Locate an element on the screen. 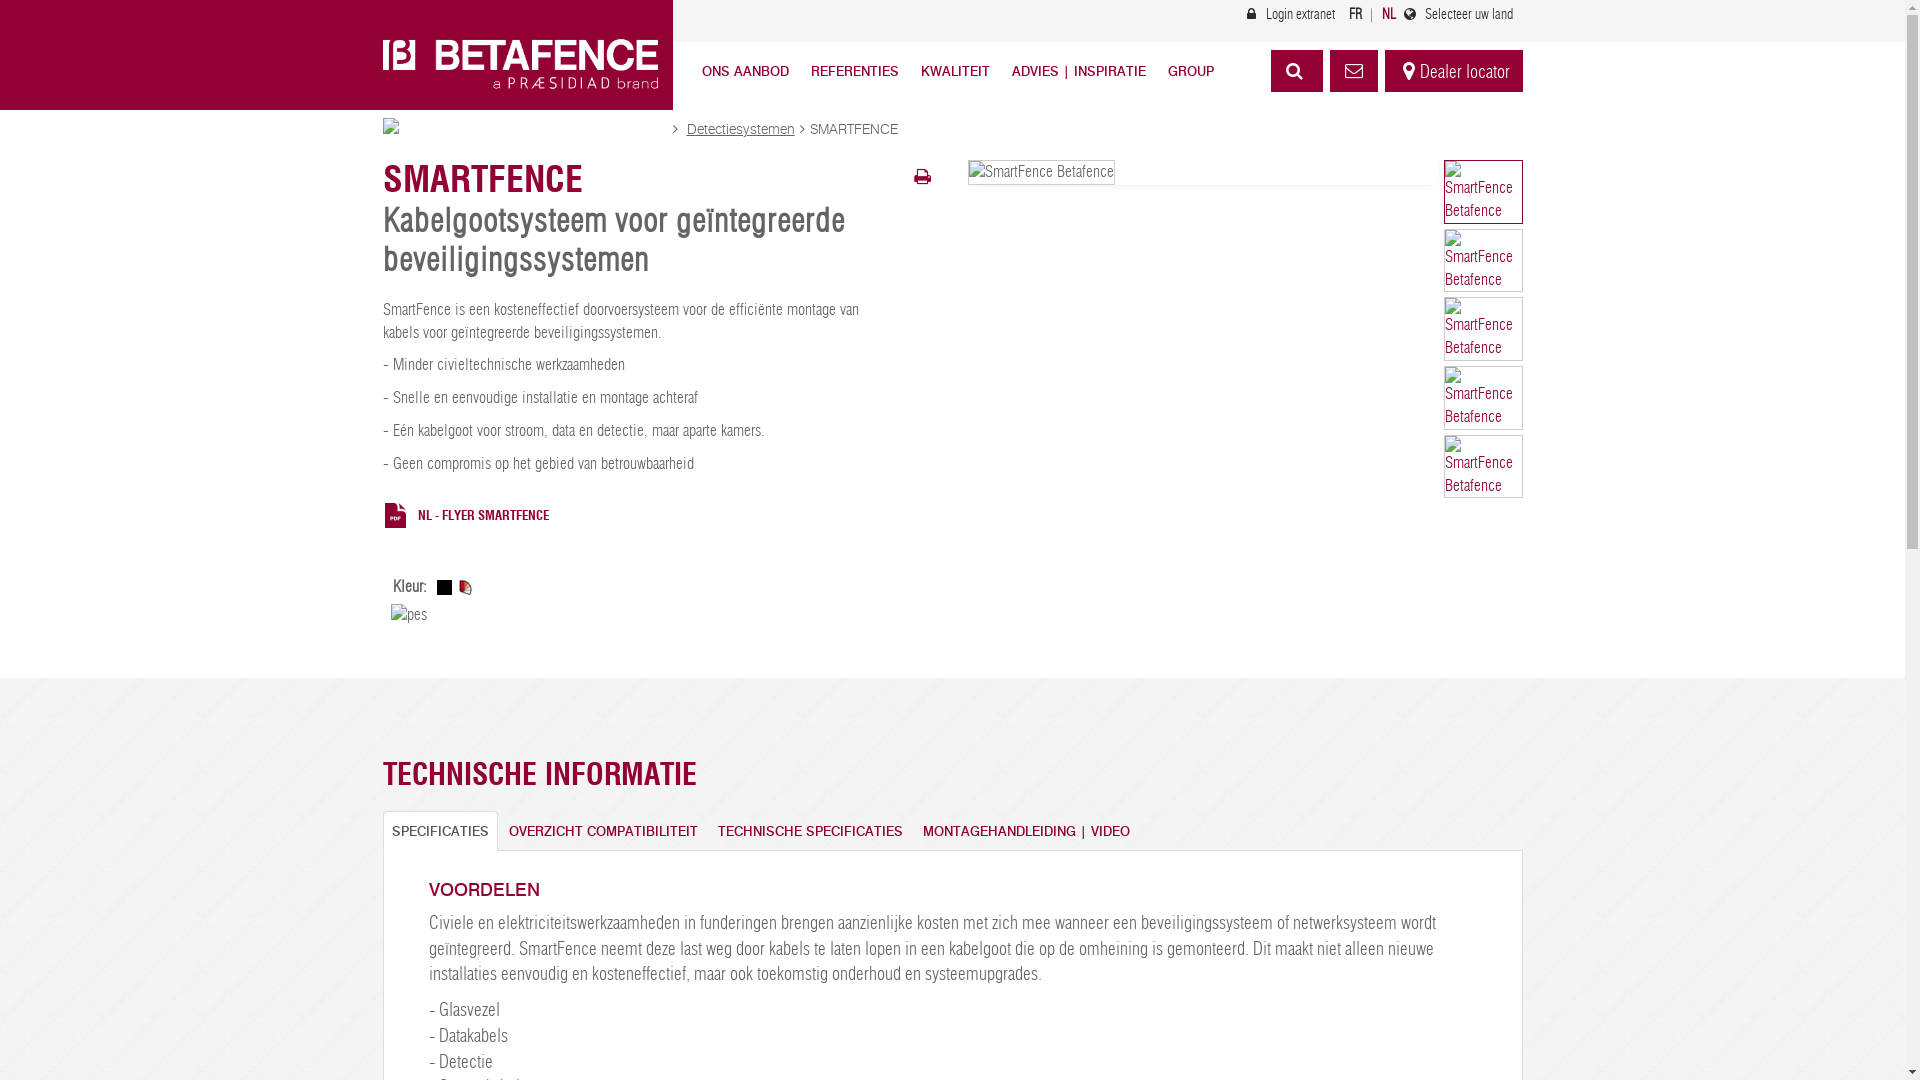 The width and height of the screenshot is (1920, 1080). 'NL' is located at coordinates (1387, 14).